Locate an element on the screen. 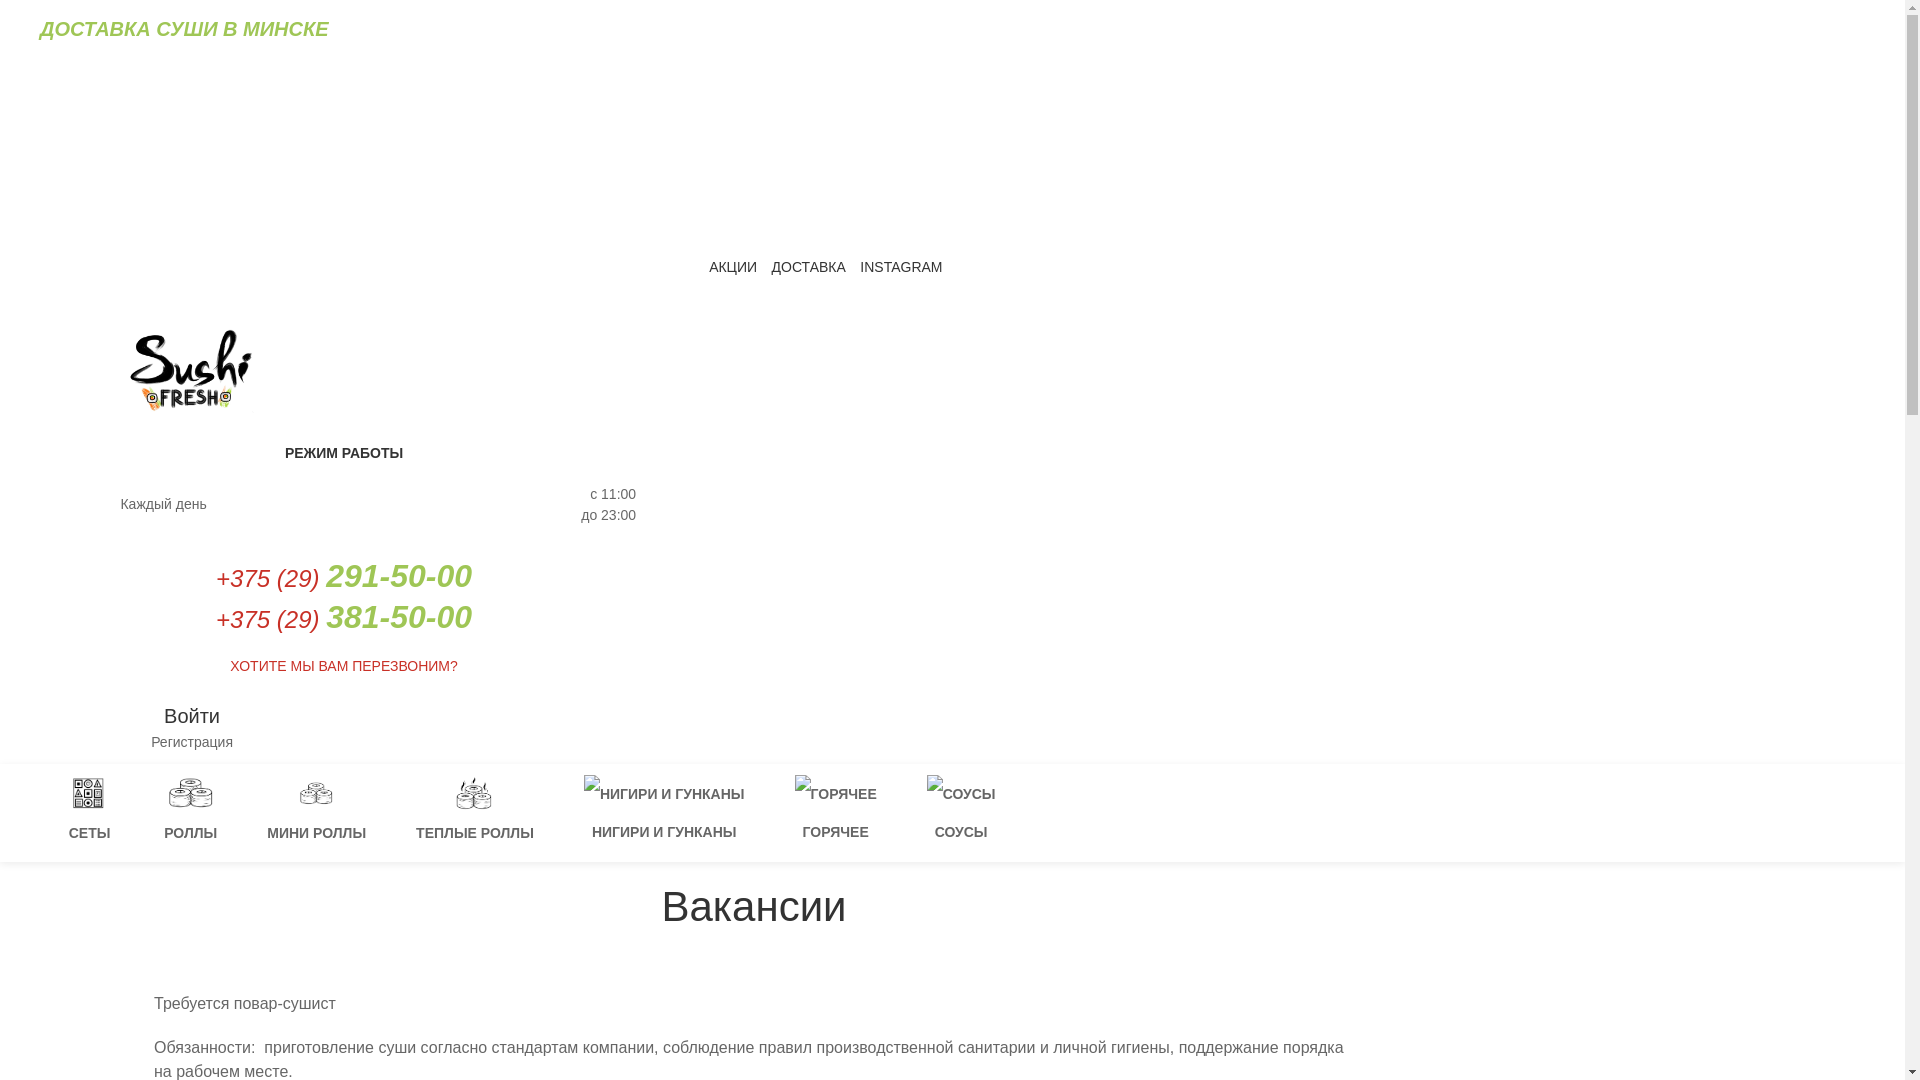  'INSTAGRAM' is located at coordinates (900, 266).